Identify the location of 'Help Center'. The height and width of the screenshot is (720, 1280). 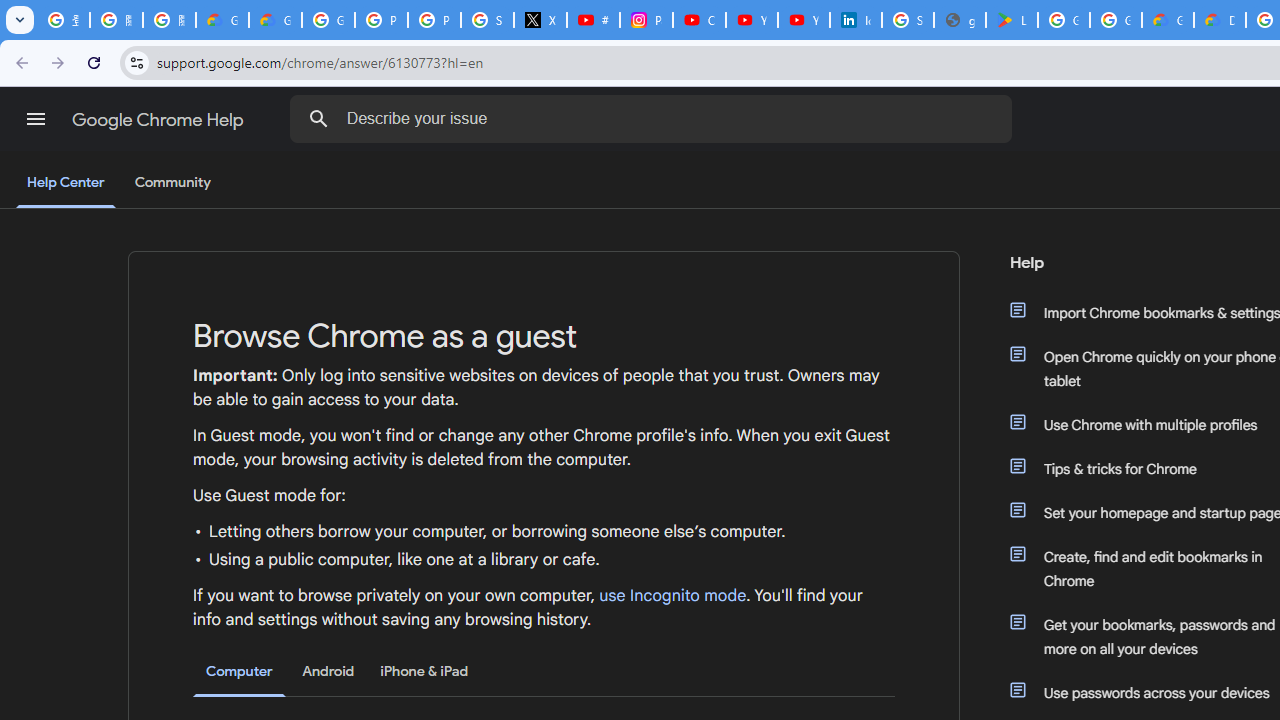
(65, 183).